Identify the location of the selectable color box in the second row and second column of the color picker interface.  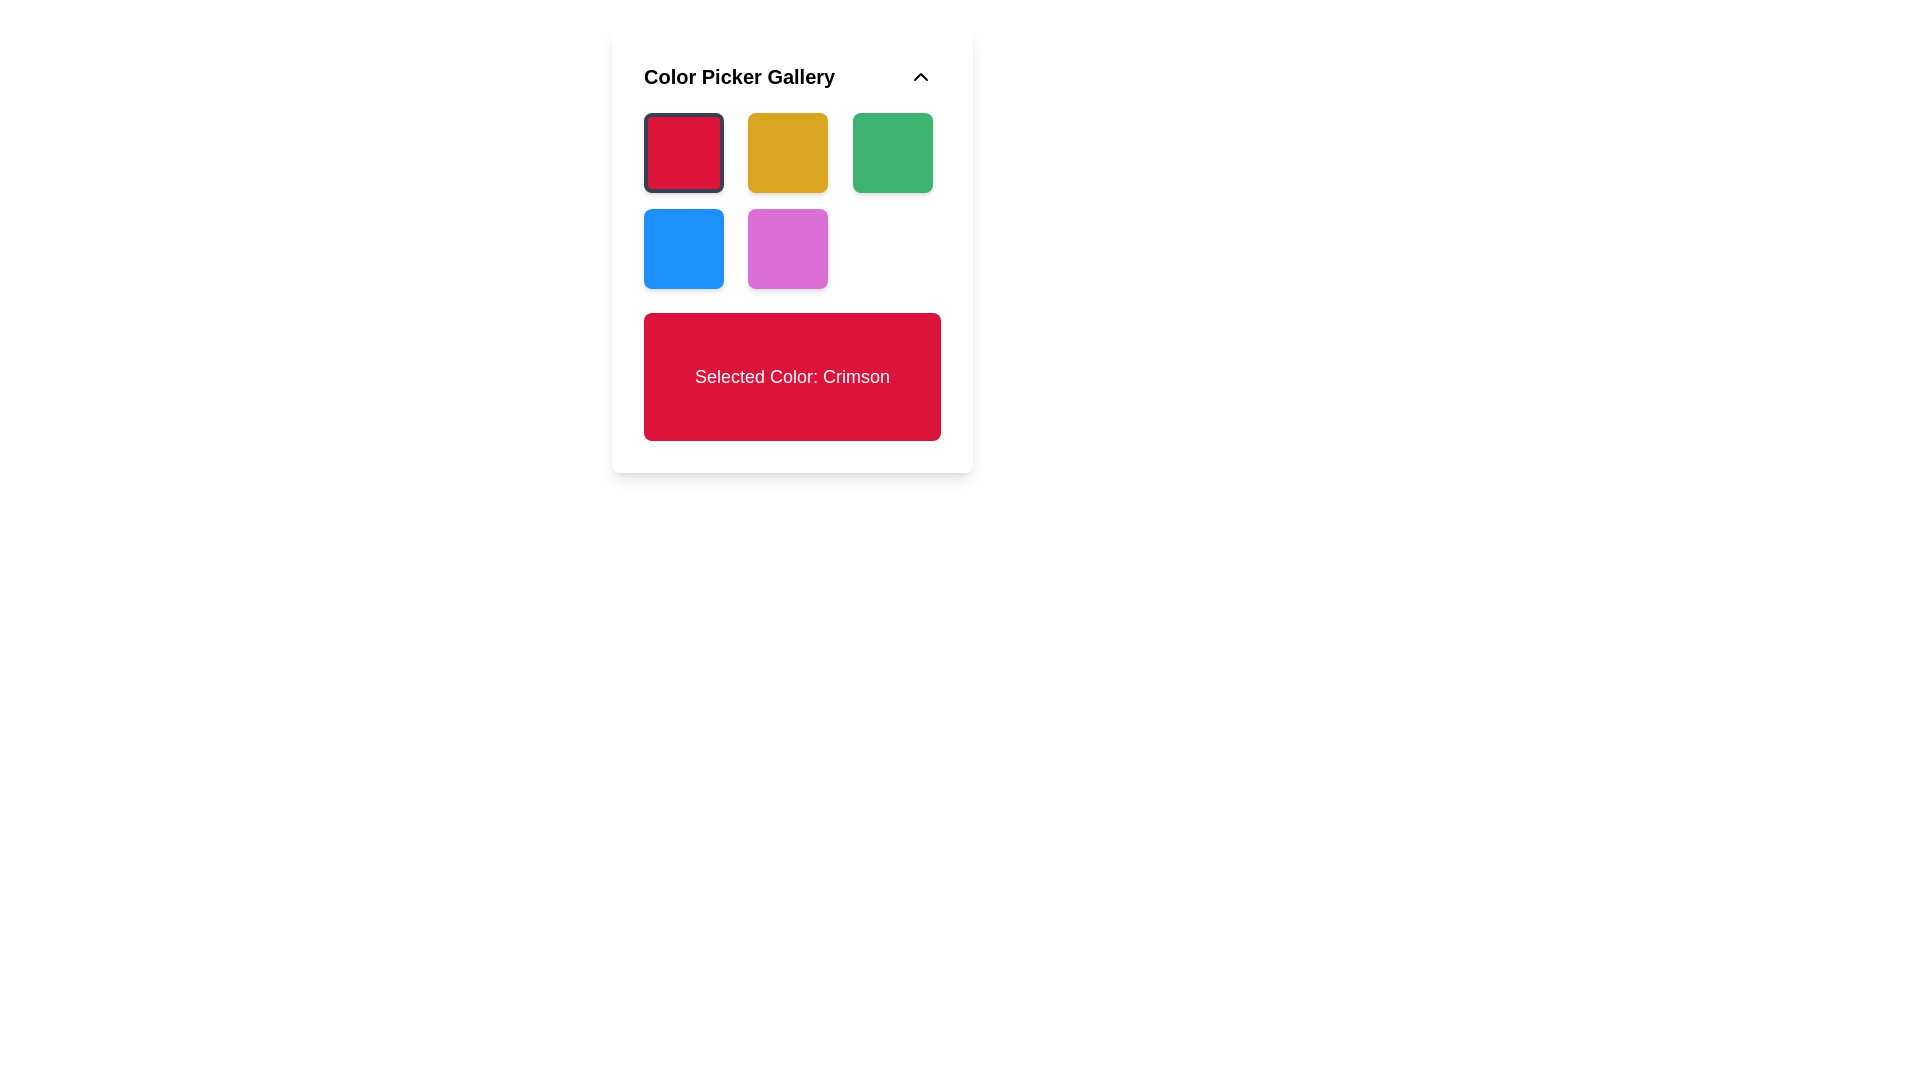
(791, 248).